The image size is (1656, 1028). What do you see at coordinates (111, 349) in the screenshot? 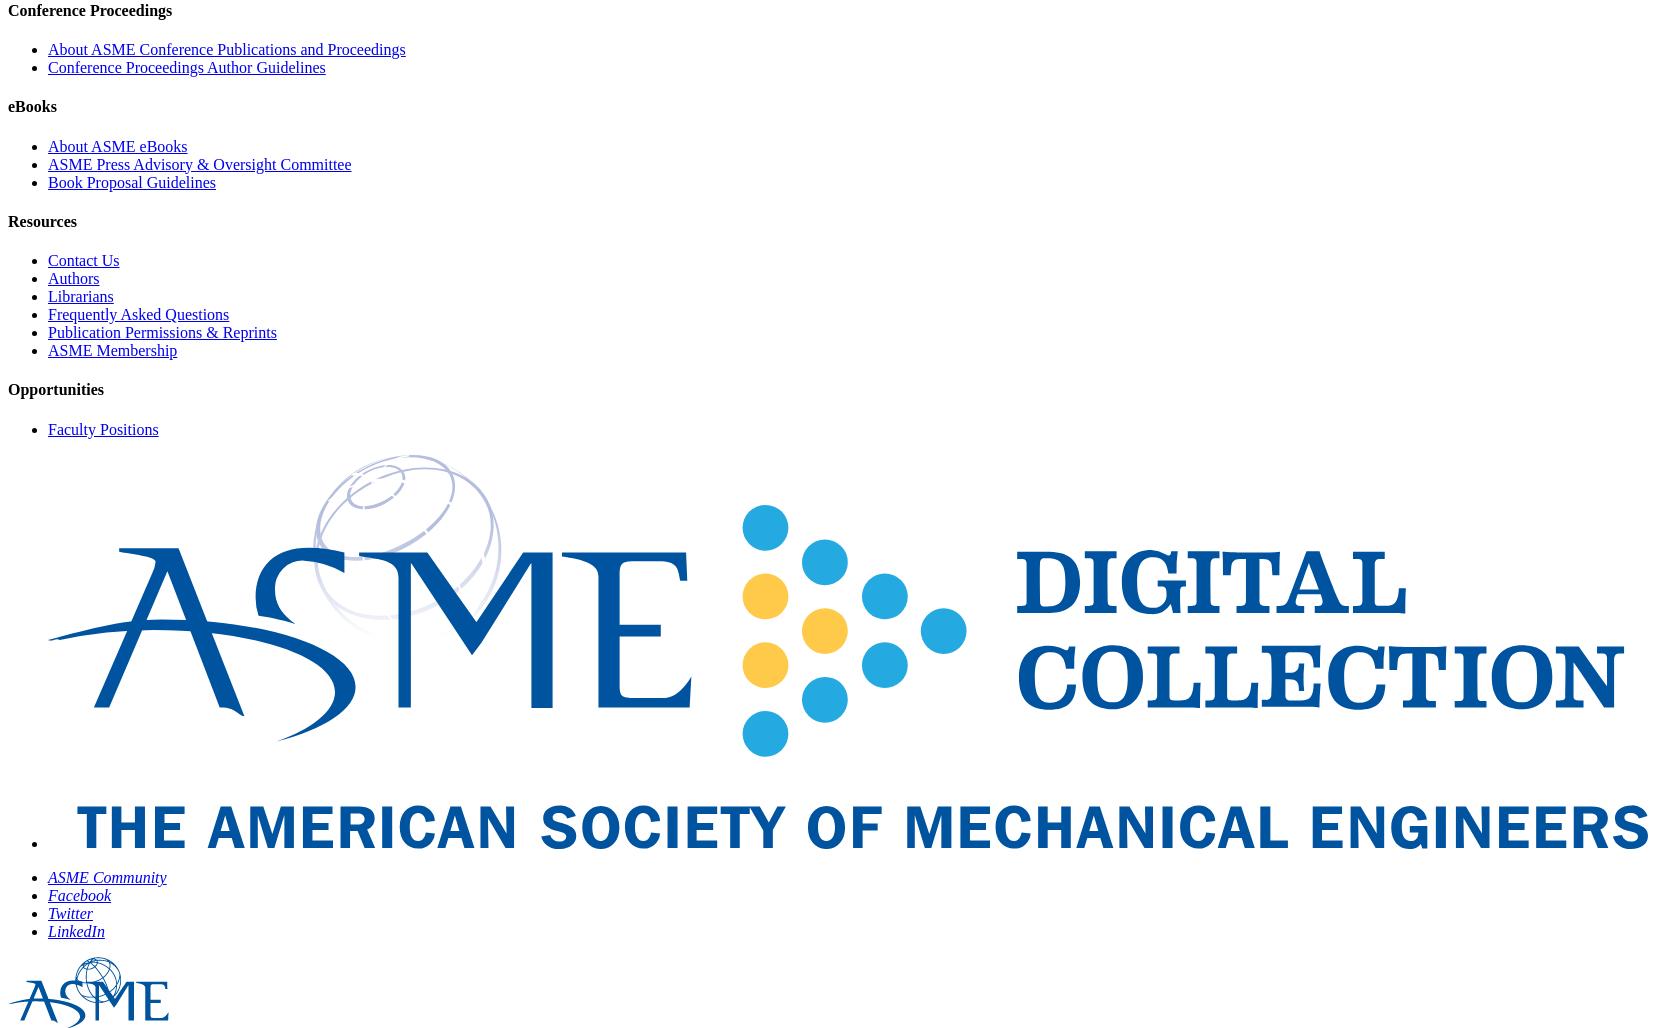
I see `'ASME Membership'` at bounding box center [111, 349].